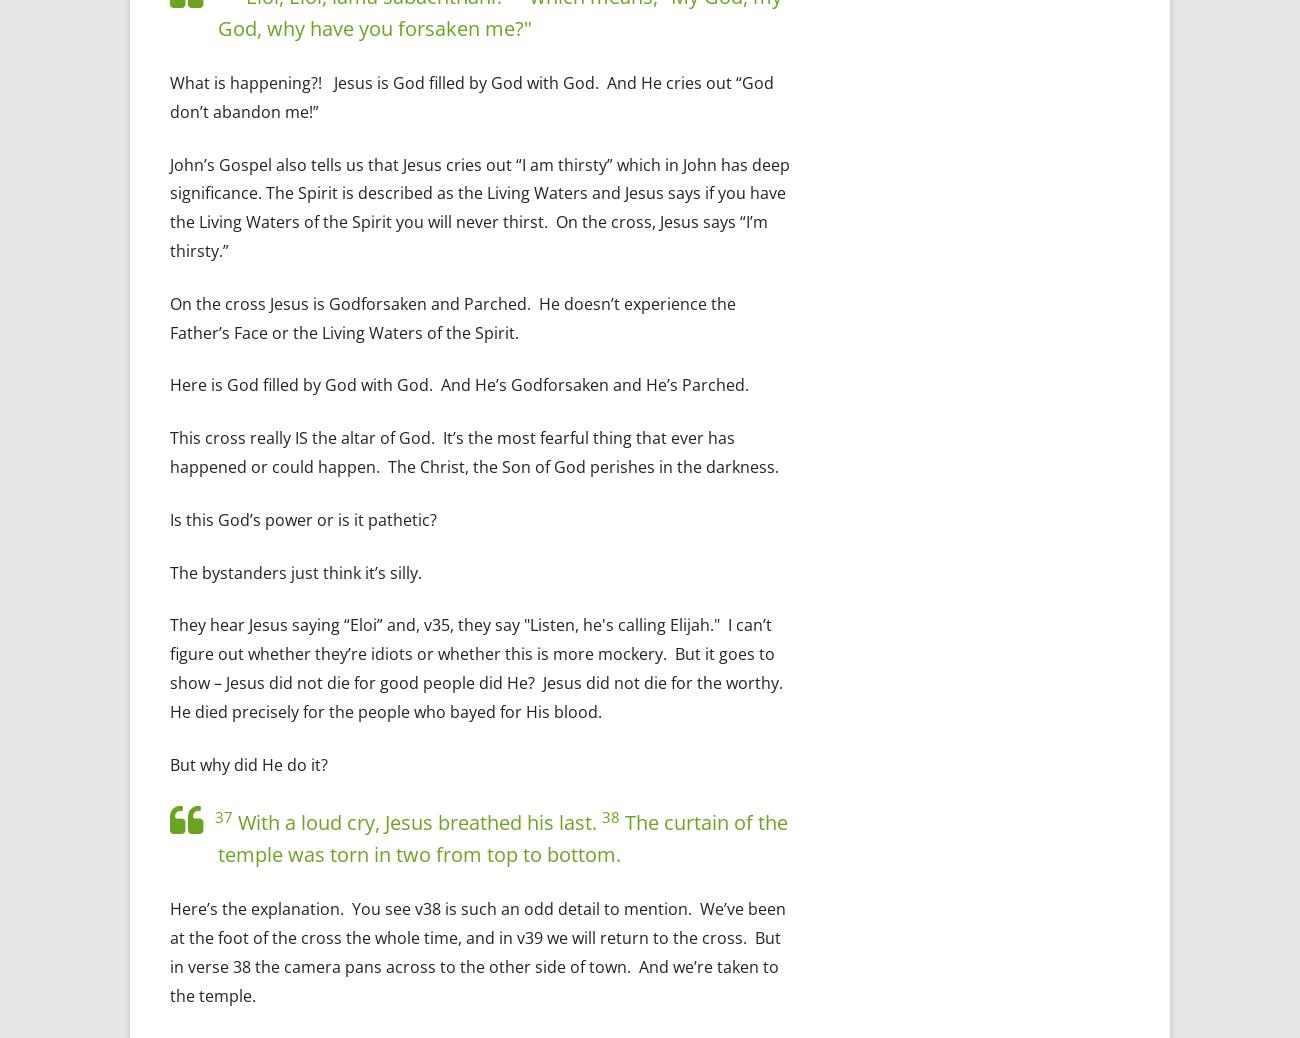  I want to click on 'Here’s the explanation.  You see v38 is such an odd detail to mention.  We’ve been at the foot of the cross the whole time, and in v39 we will return to the cross.  But in verse 38 the camera pans across to the other side of town.  And we’re taken to the temple.', so click(477, 951).